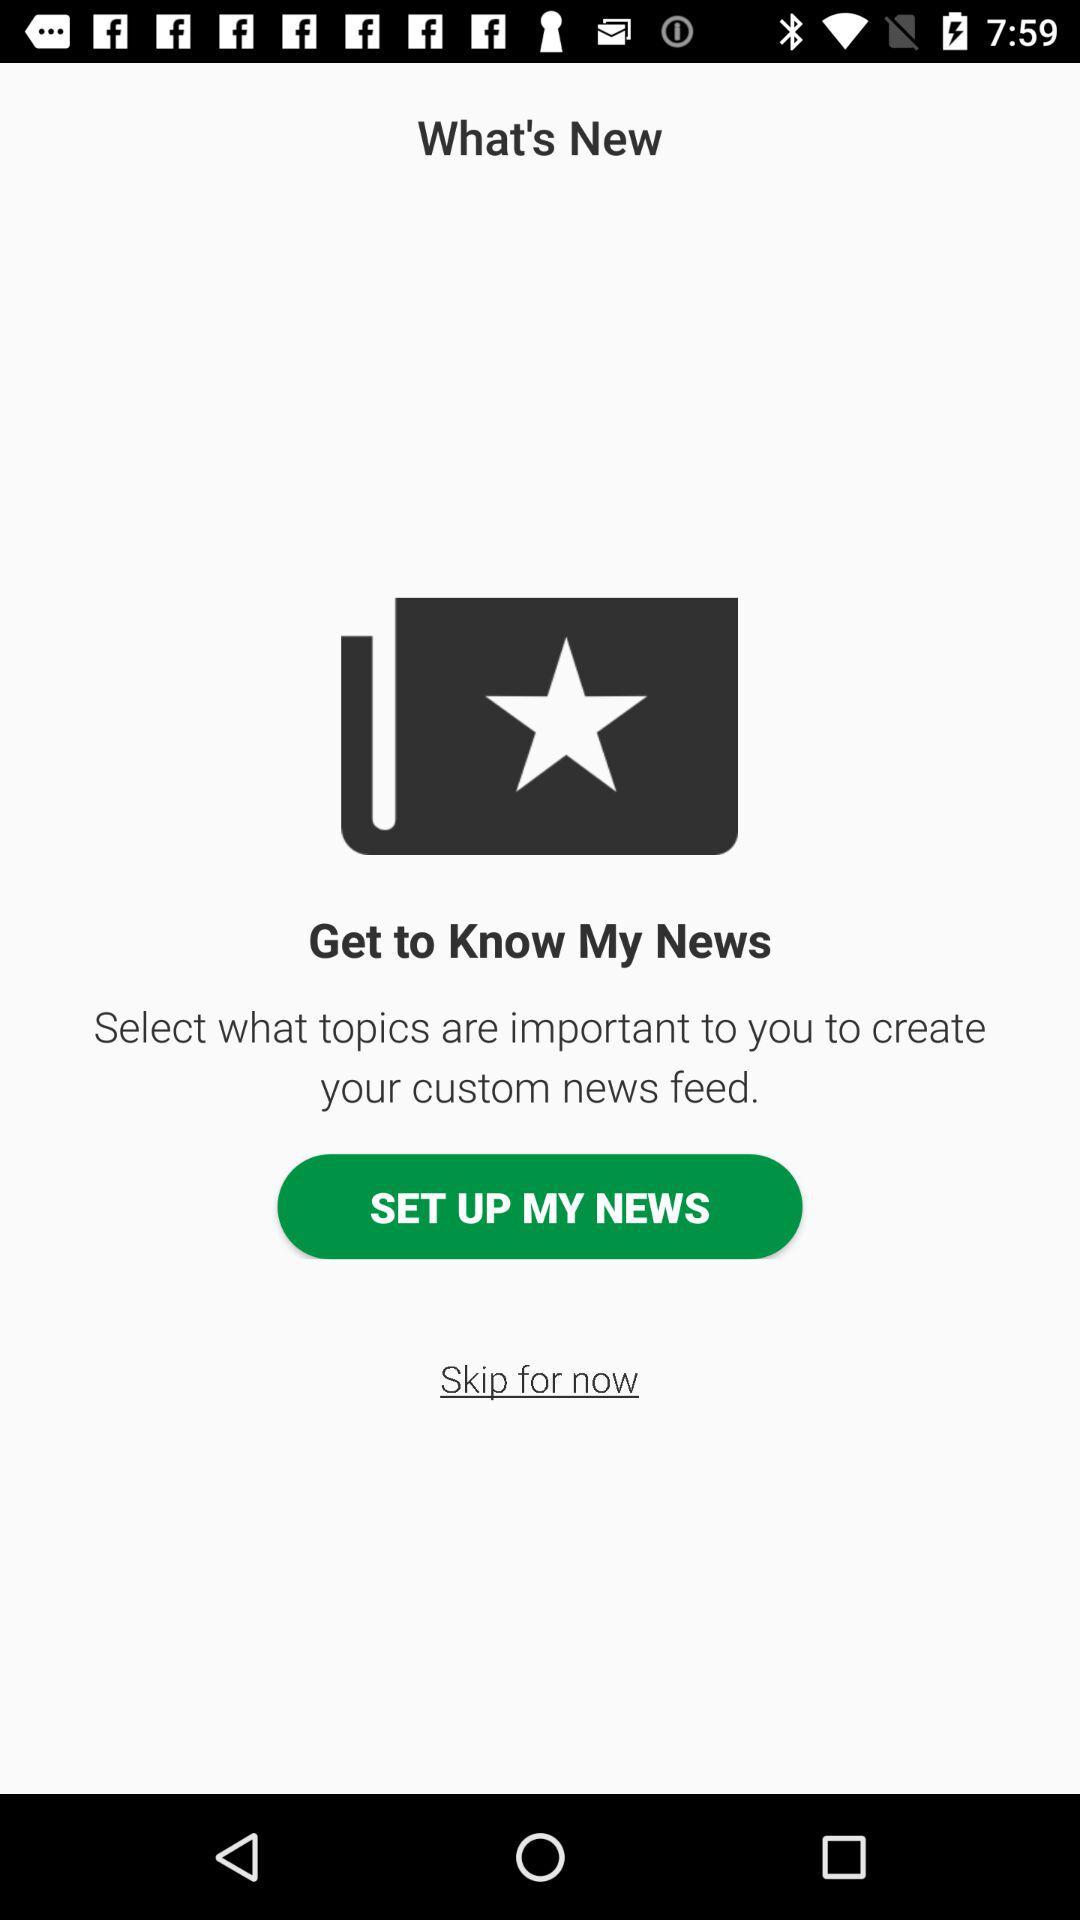 This screenshot has height=1920, width=1080. I want to click on set up my item, so click(540, 1205).